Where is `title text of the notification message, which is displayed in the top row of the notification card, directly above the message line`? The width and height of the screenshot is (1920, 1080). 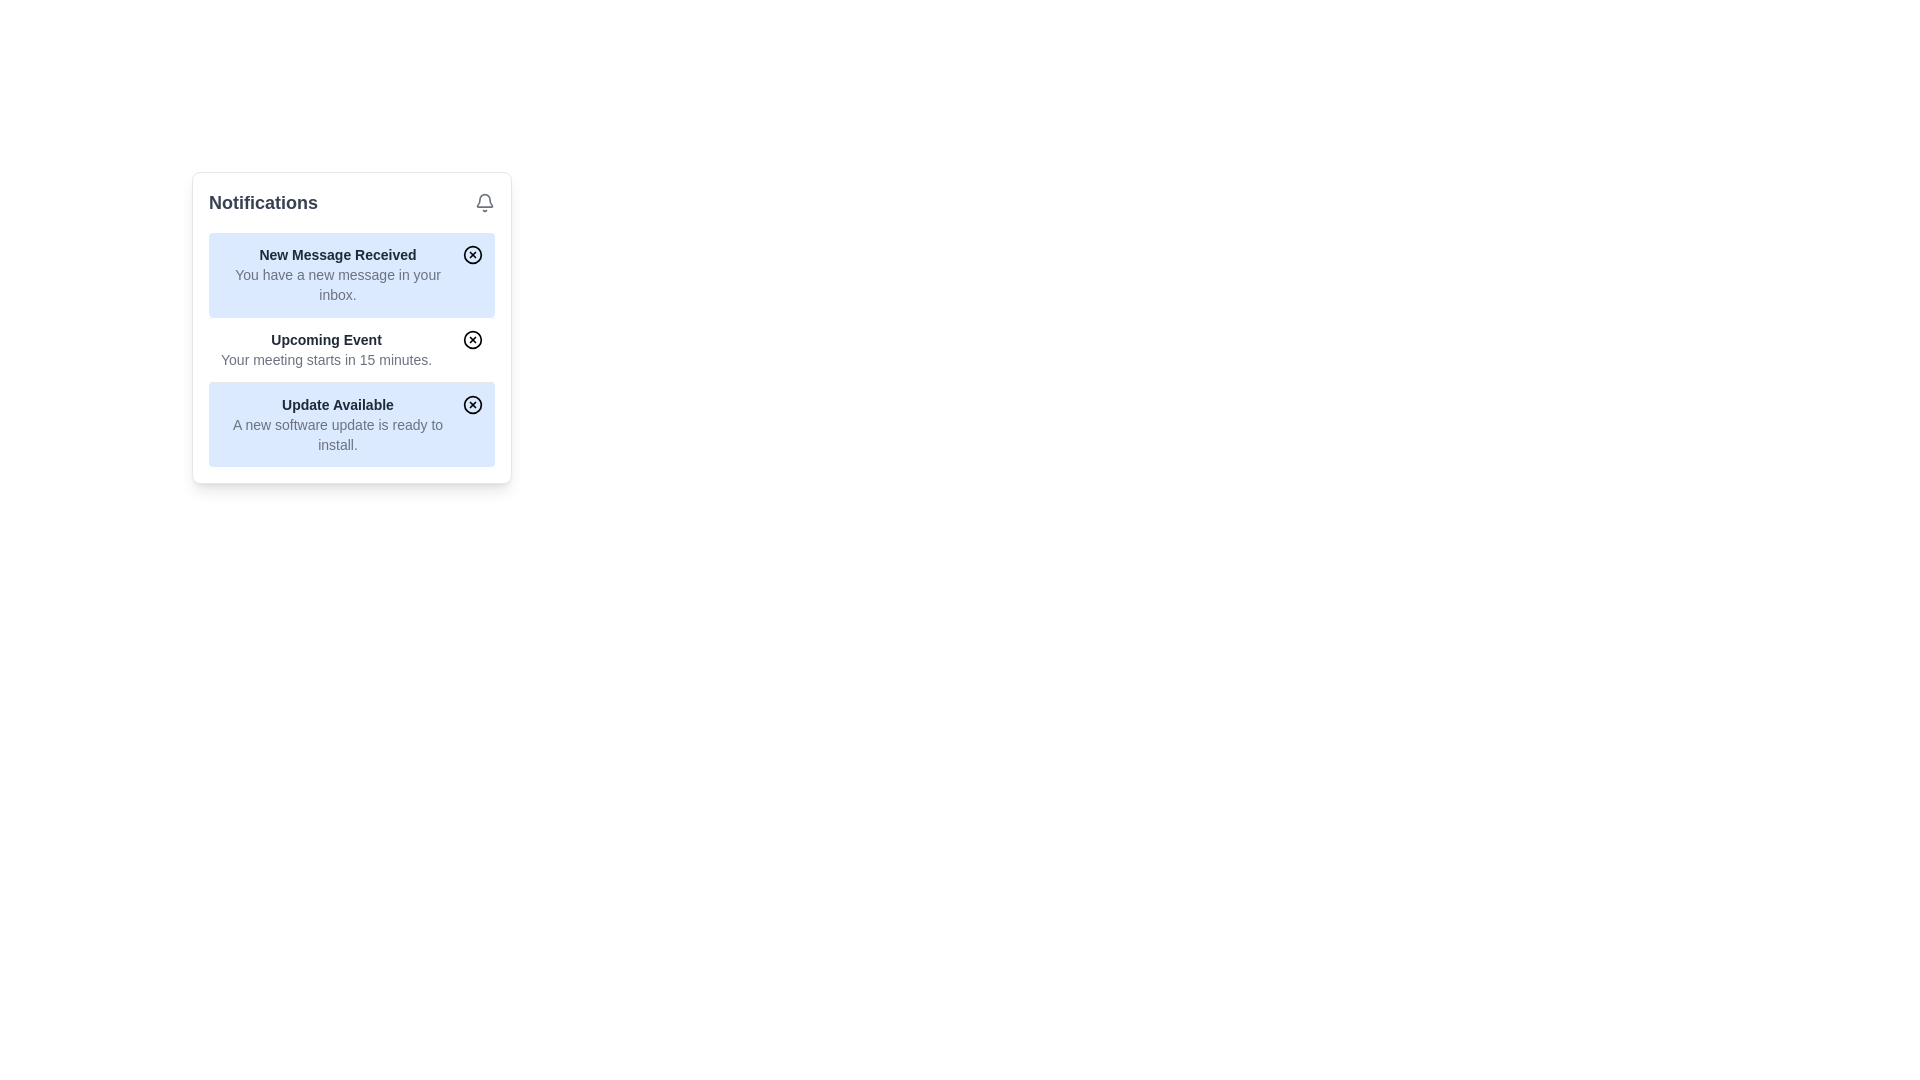
title text of the notification message, which is displayed in the top row of the notification card, directly above the message line is located at coordinates (337, 253).